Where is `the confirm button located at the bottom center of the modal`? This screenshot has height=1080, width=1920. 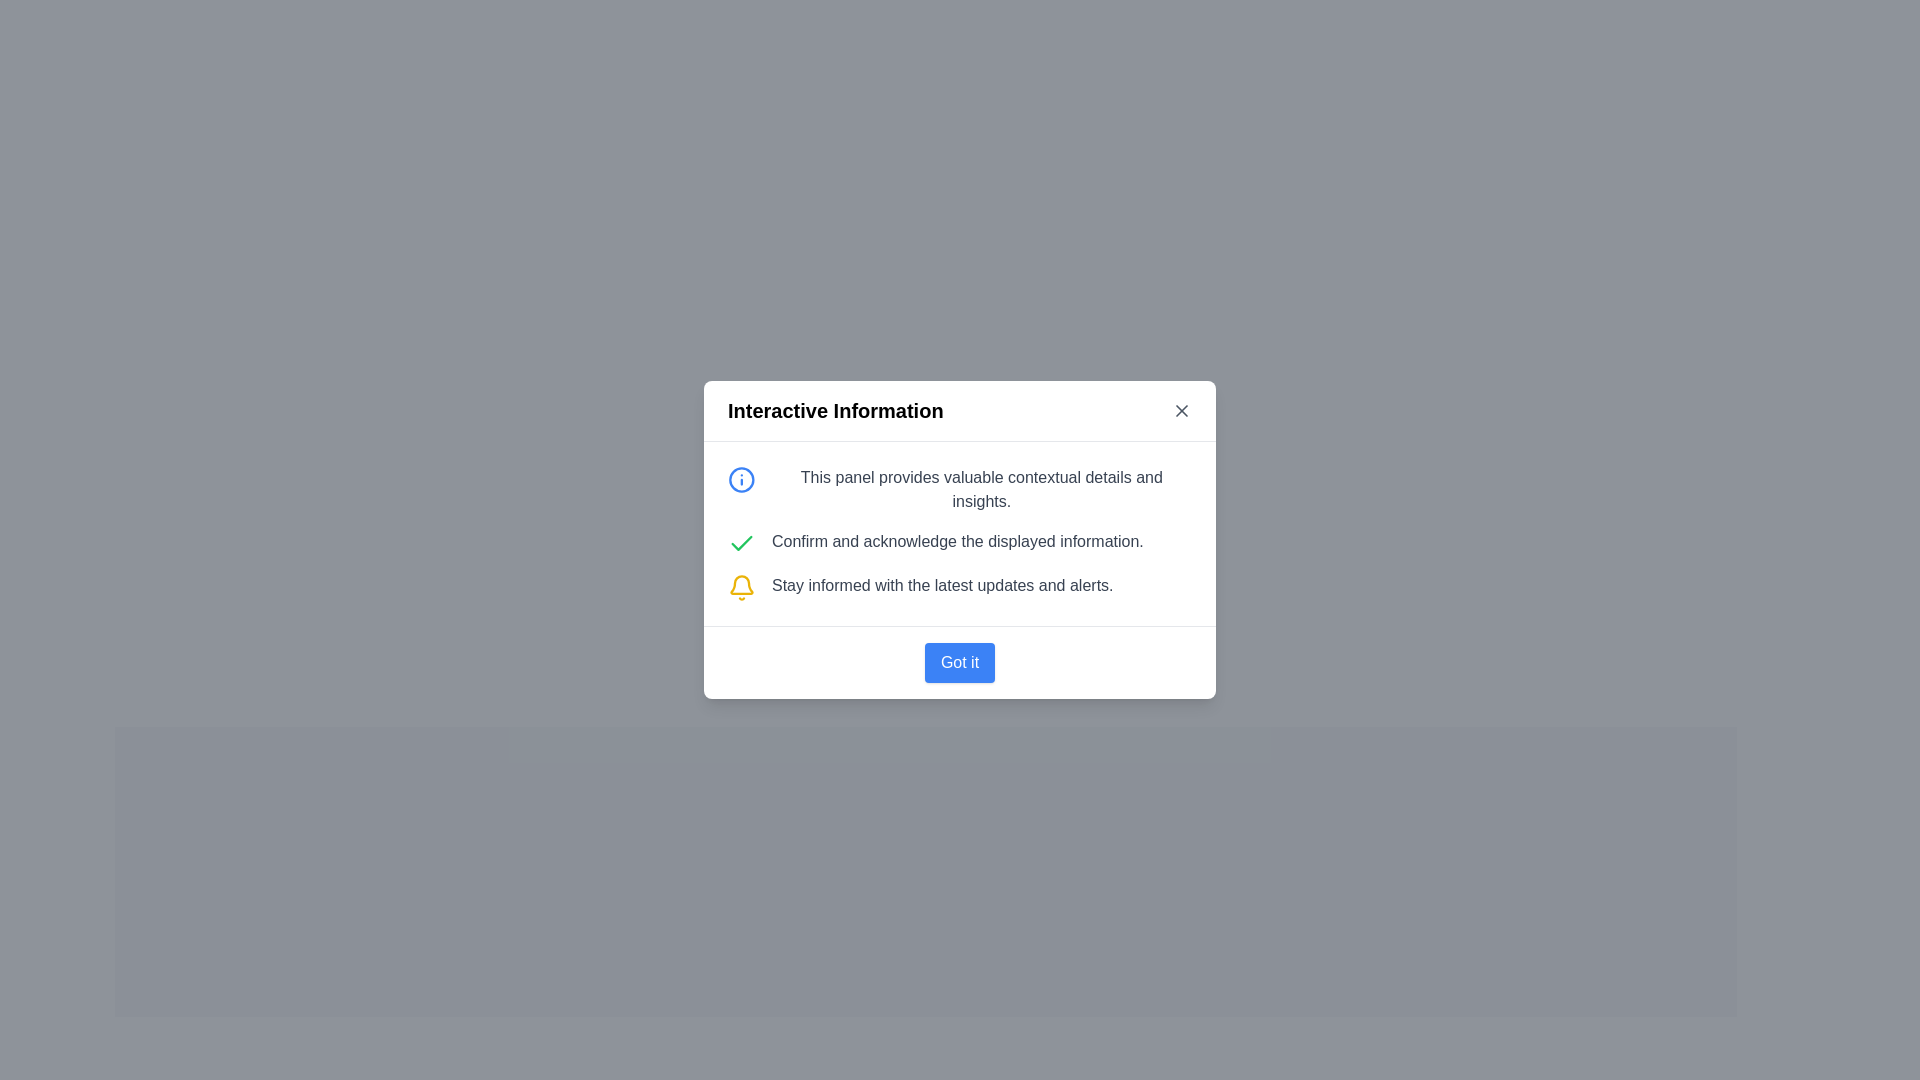
the confirm button located at the bottom center of the modal is located at coordinates (960, 663).